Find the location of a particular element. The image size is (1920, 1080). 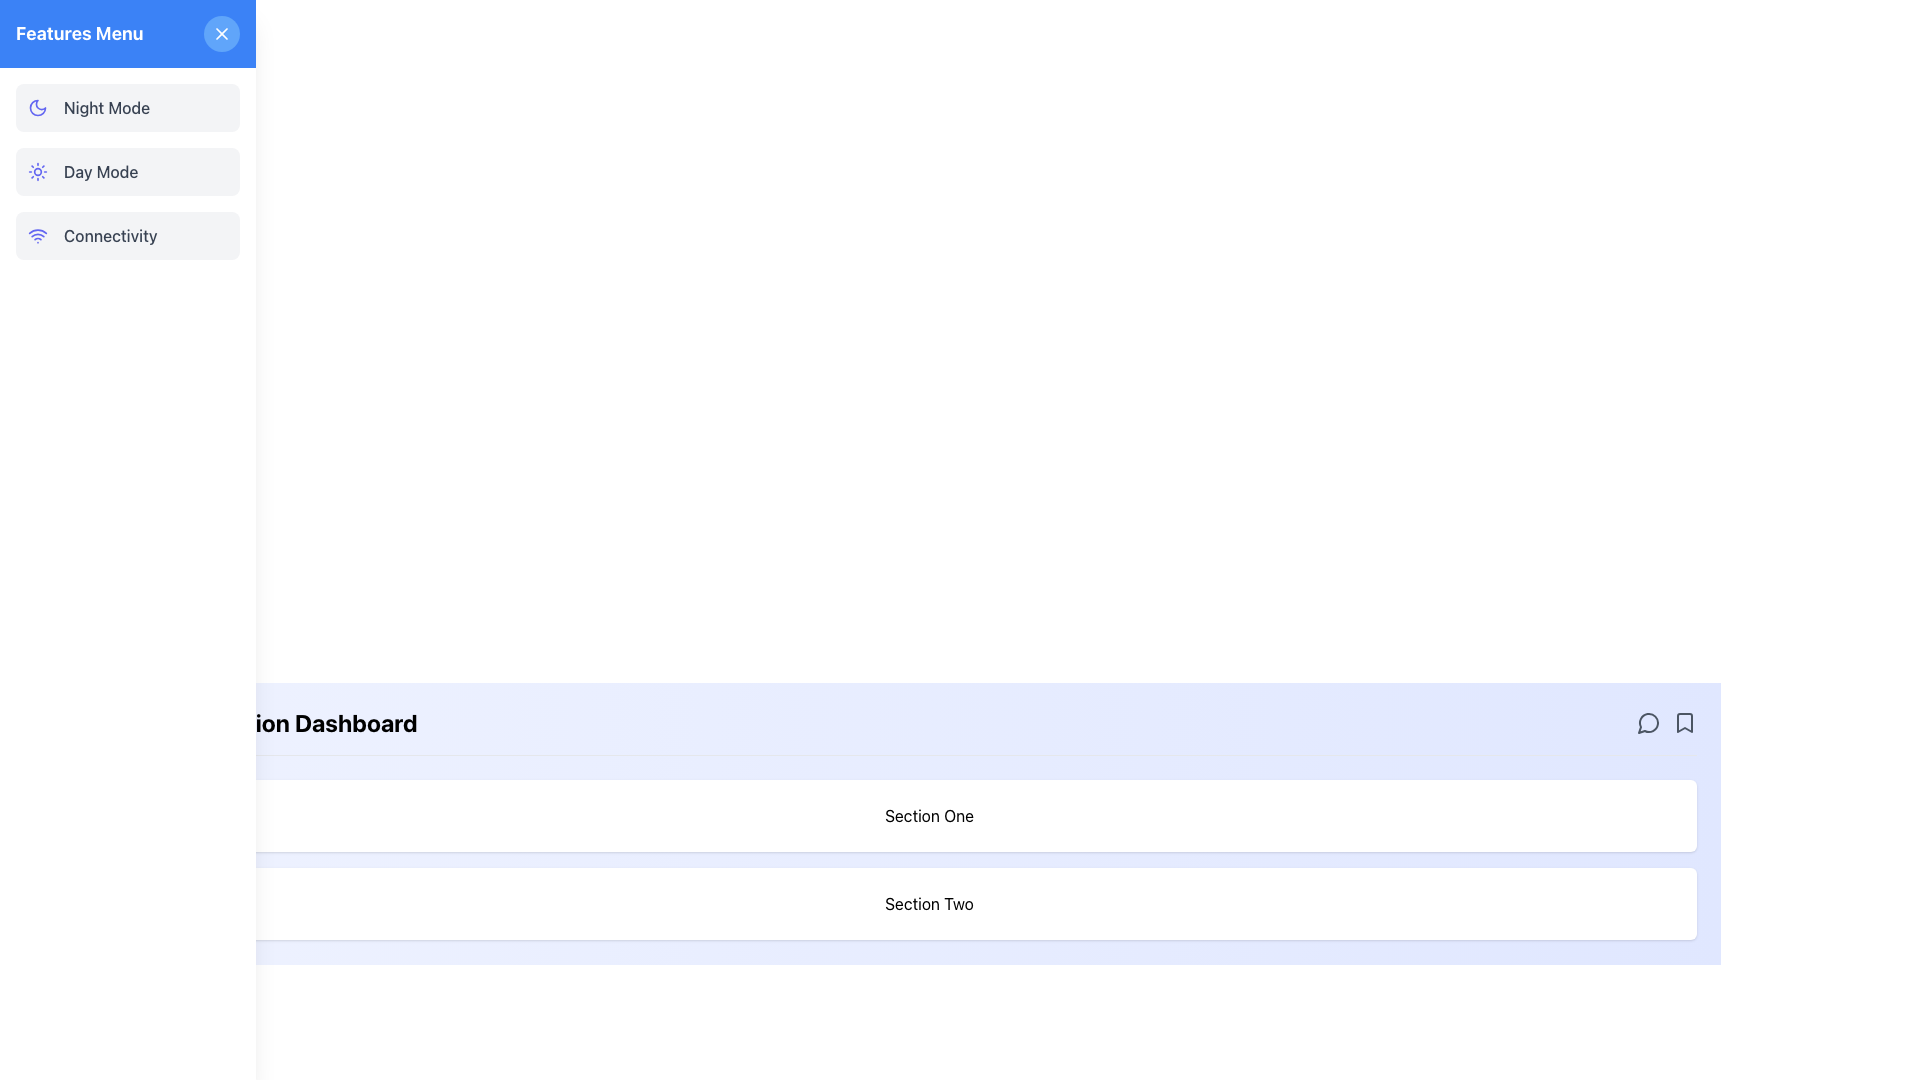

the text label located at the upper left side of the main content area, which serves as the header for the page is located at coordinates (288, 722).